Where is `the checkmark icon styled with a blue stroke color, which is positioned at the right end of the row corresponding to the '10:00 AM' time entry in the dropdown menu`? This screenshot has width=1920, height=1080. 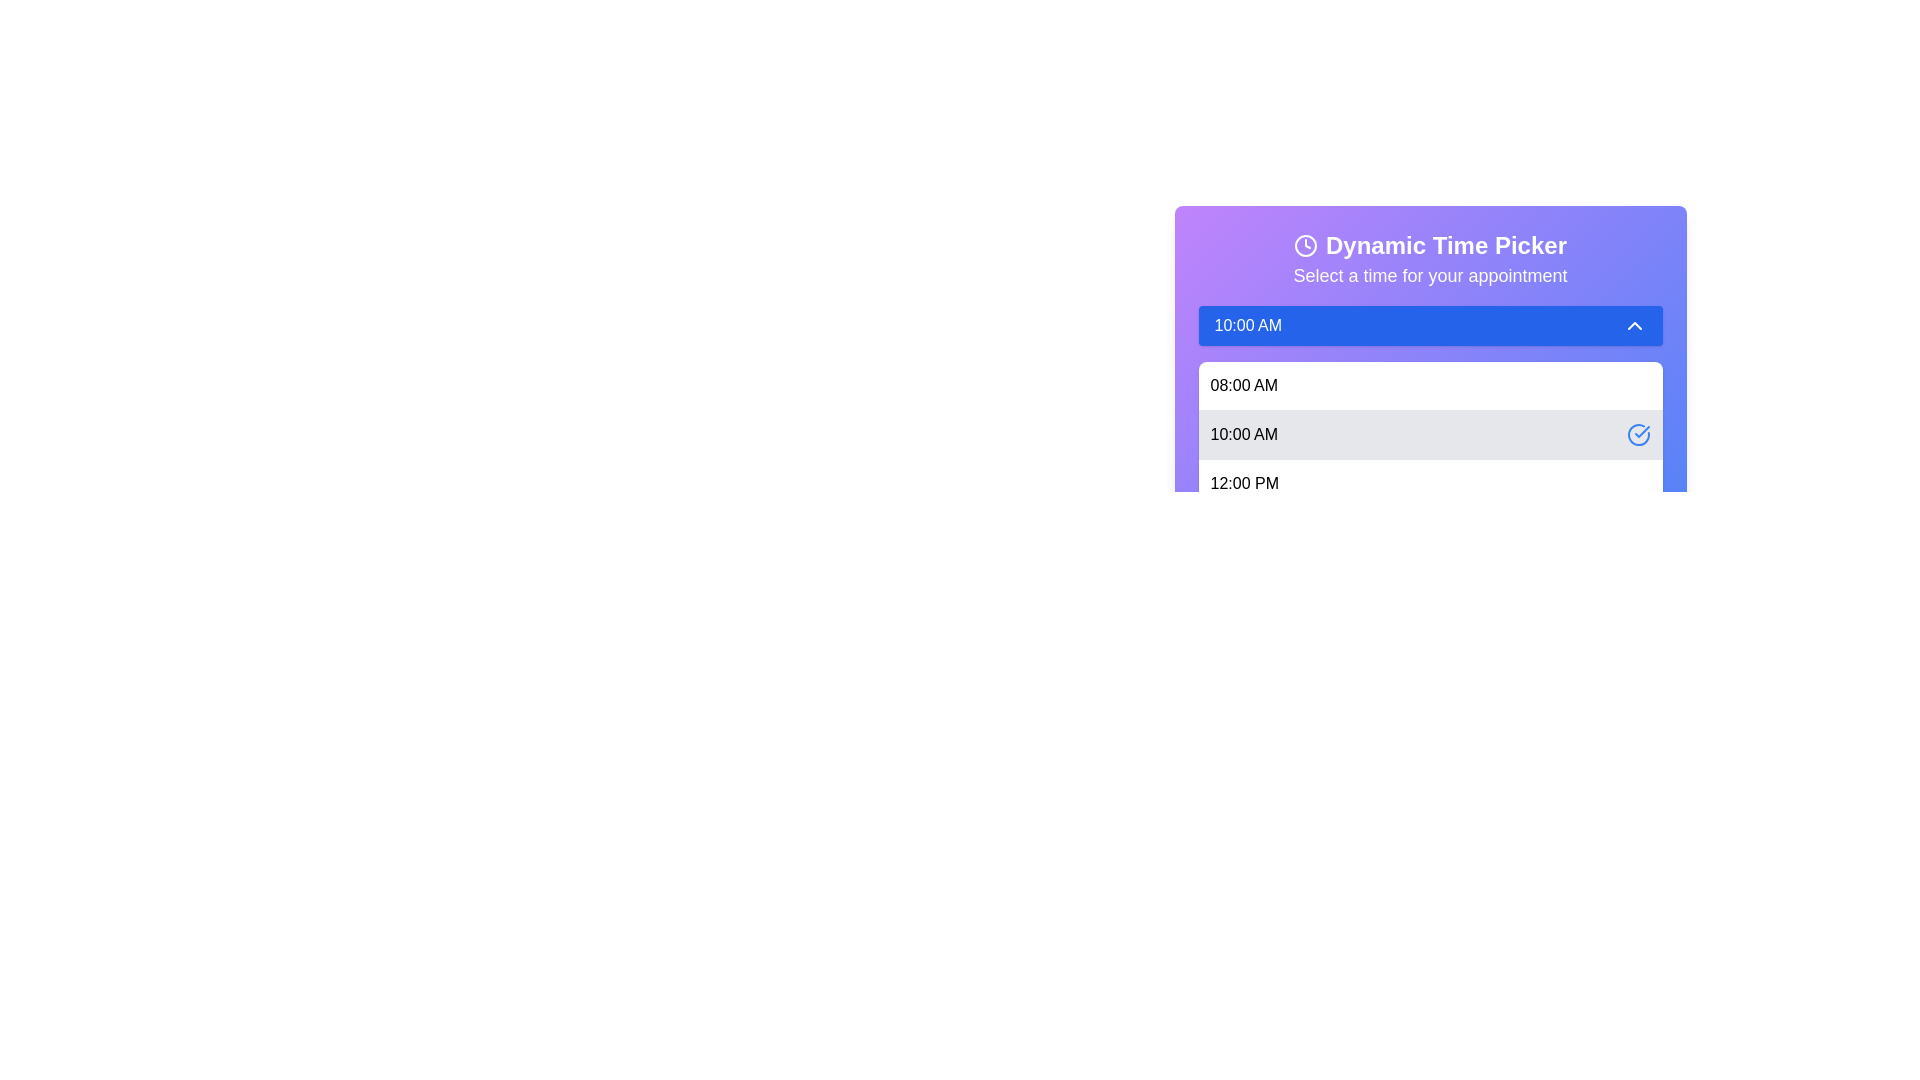
the checkmark icon styled with a blue stroke color, which is positioned at the right end of the row corresponding to the '10:00 AM' time entry in the dropdown menu is located at coordinates (1641, 431).